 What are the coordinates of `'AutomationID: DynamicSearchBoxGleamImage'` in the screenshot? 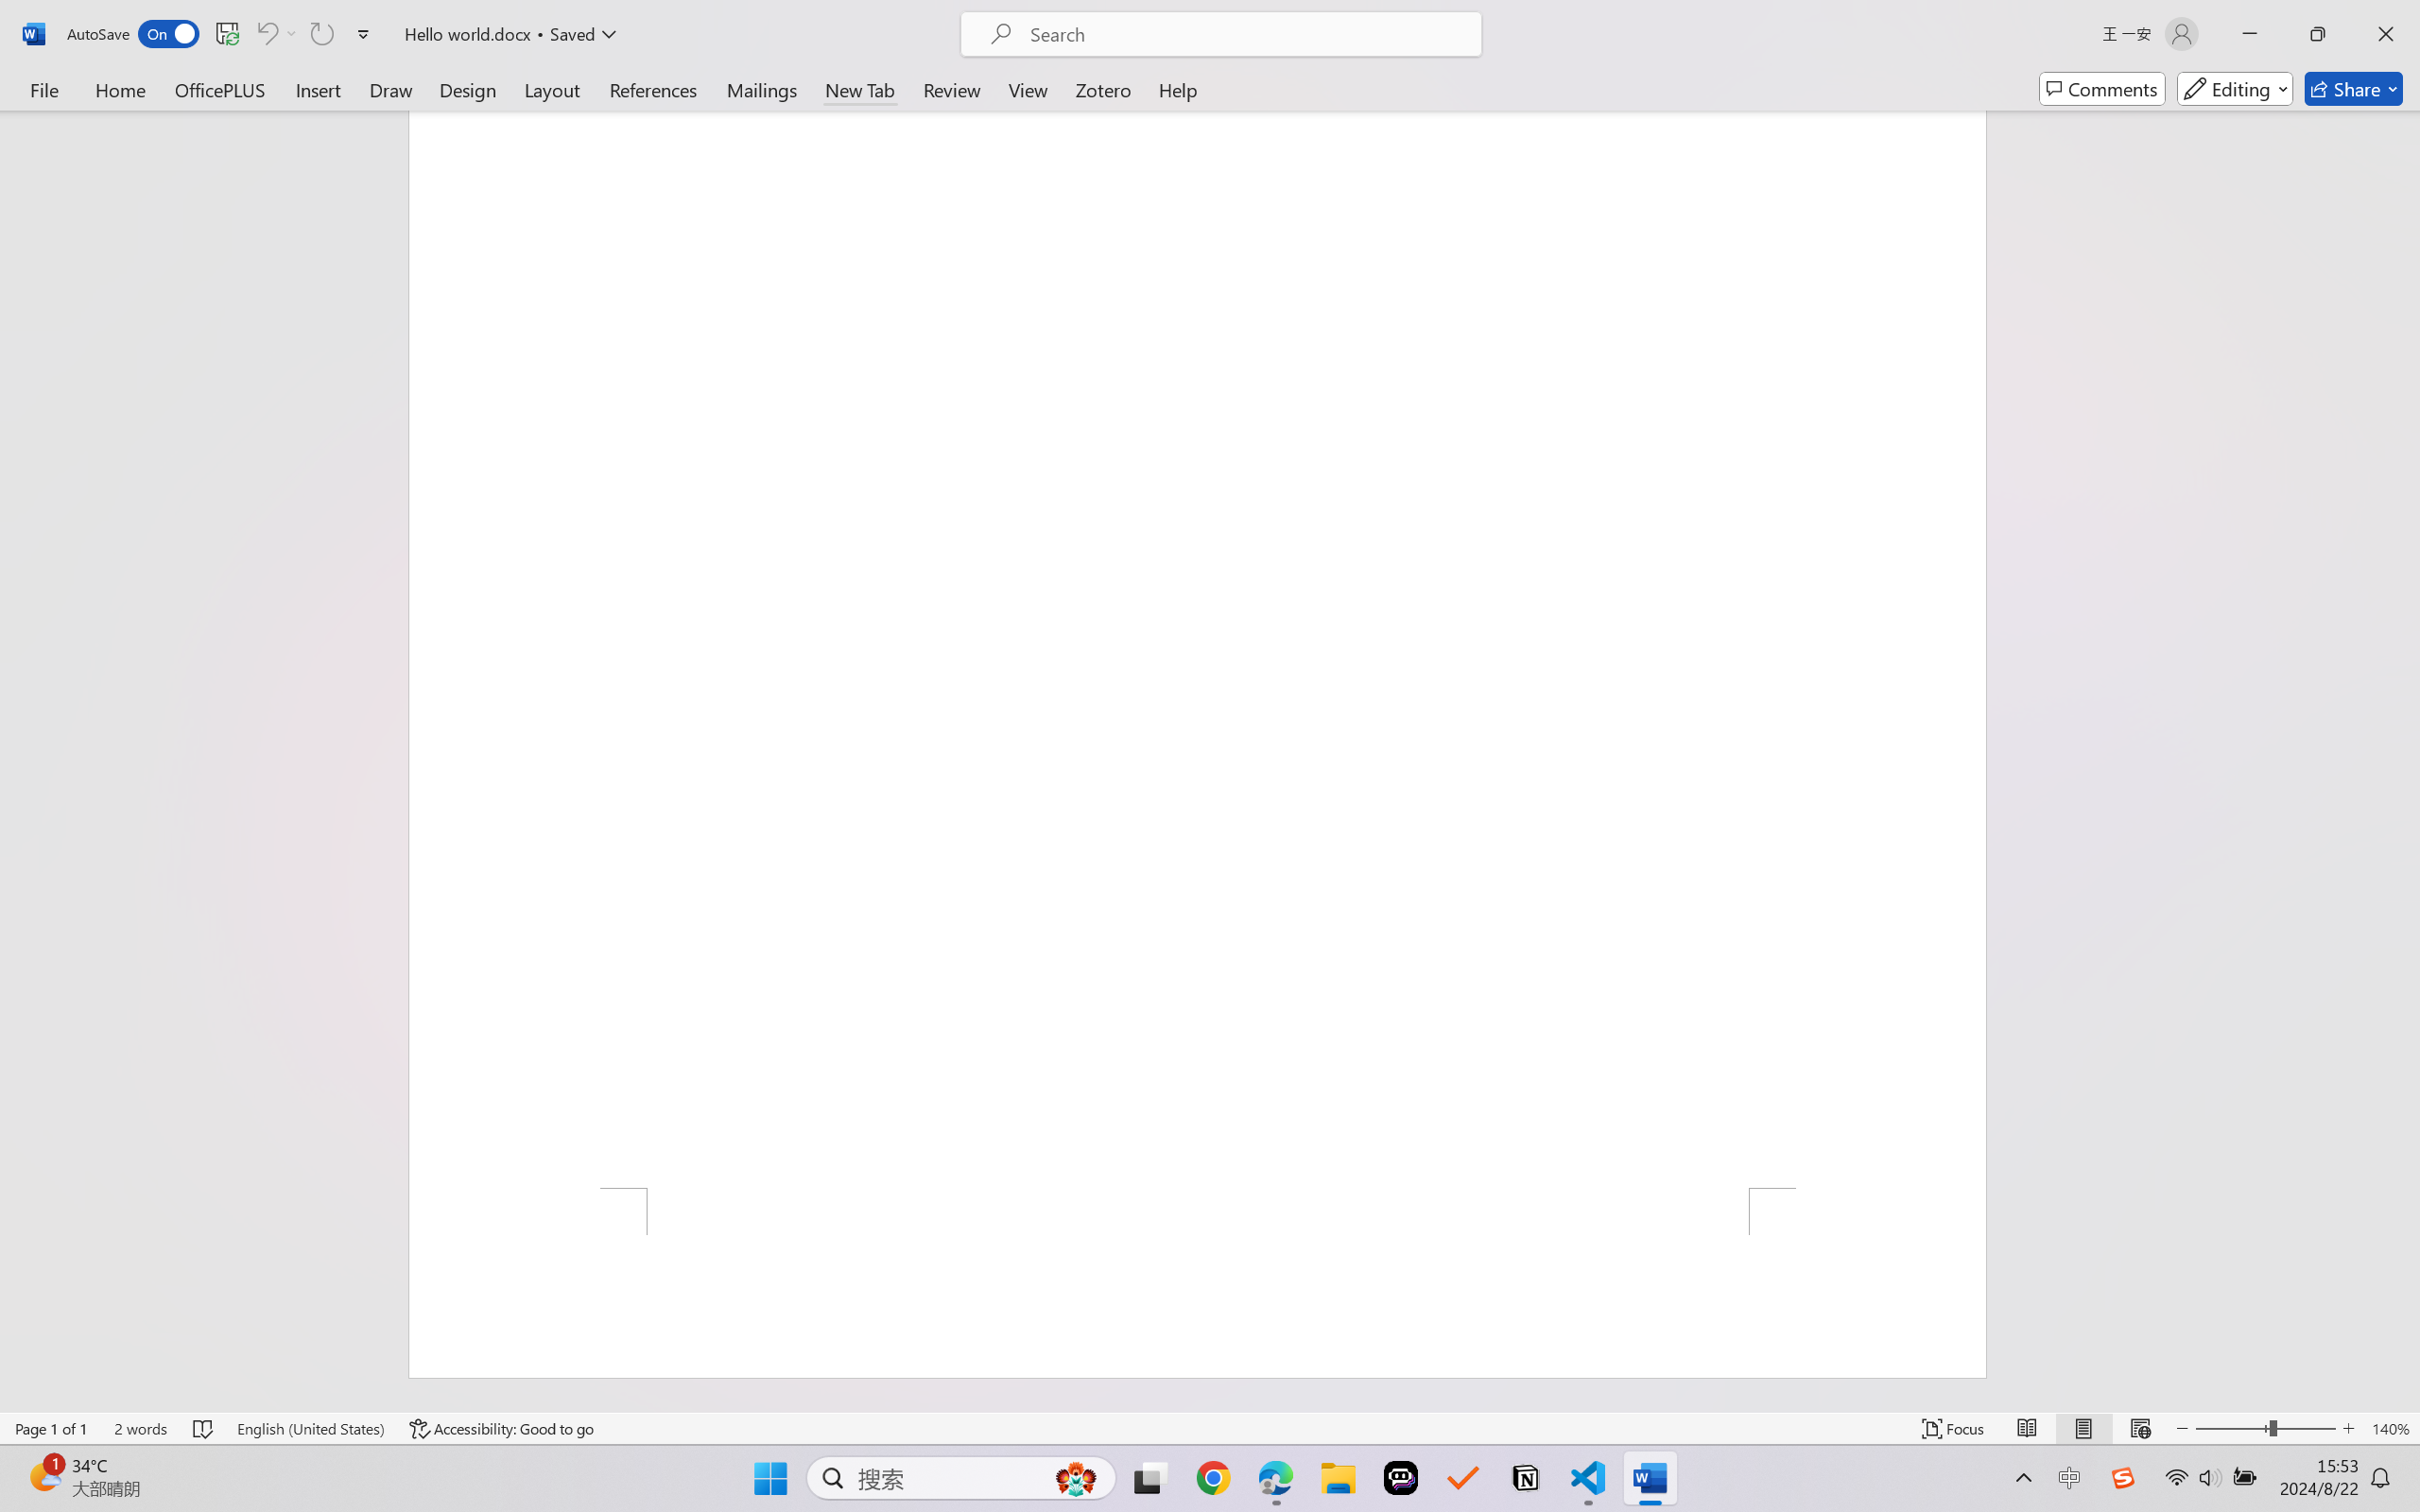 It's located at (1076, 1478).